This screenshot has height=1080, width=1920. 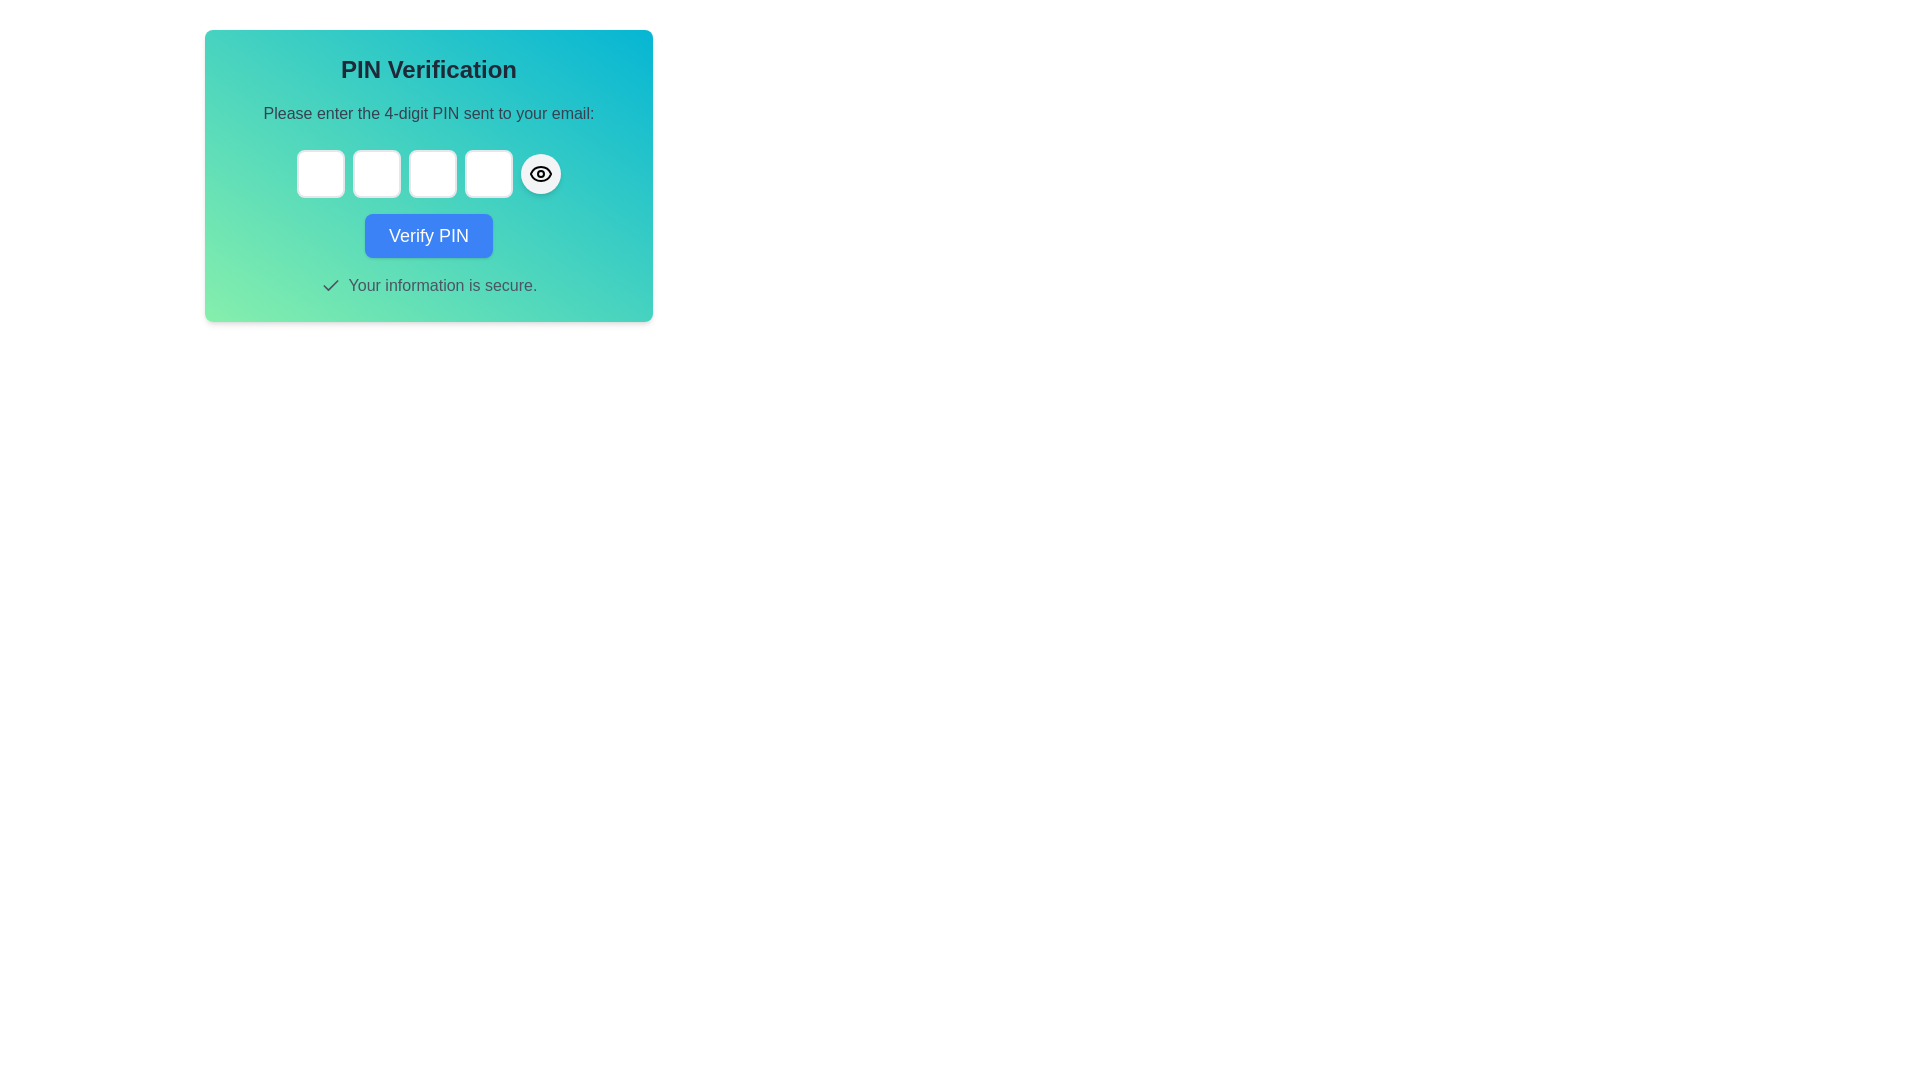 What do you see at coordinates (427, 285) in the screenshot?
I see `the text label displaying 'Your information is secure.' with a green checkmark icon, located at the bottom center of the interface` at bounding box center [427, 285].